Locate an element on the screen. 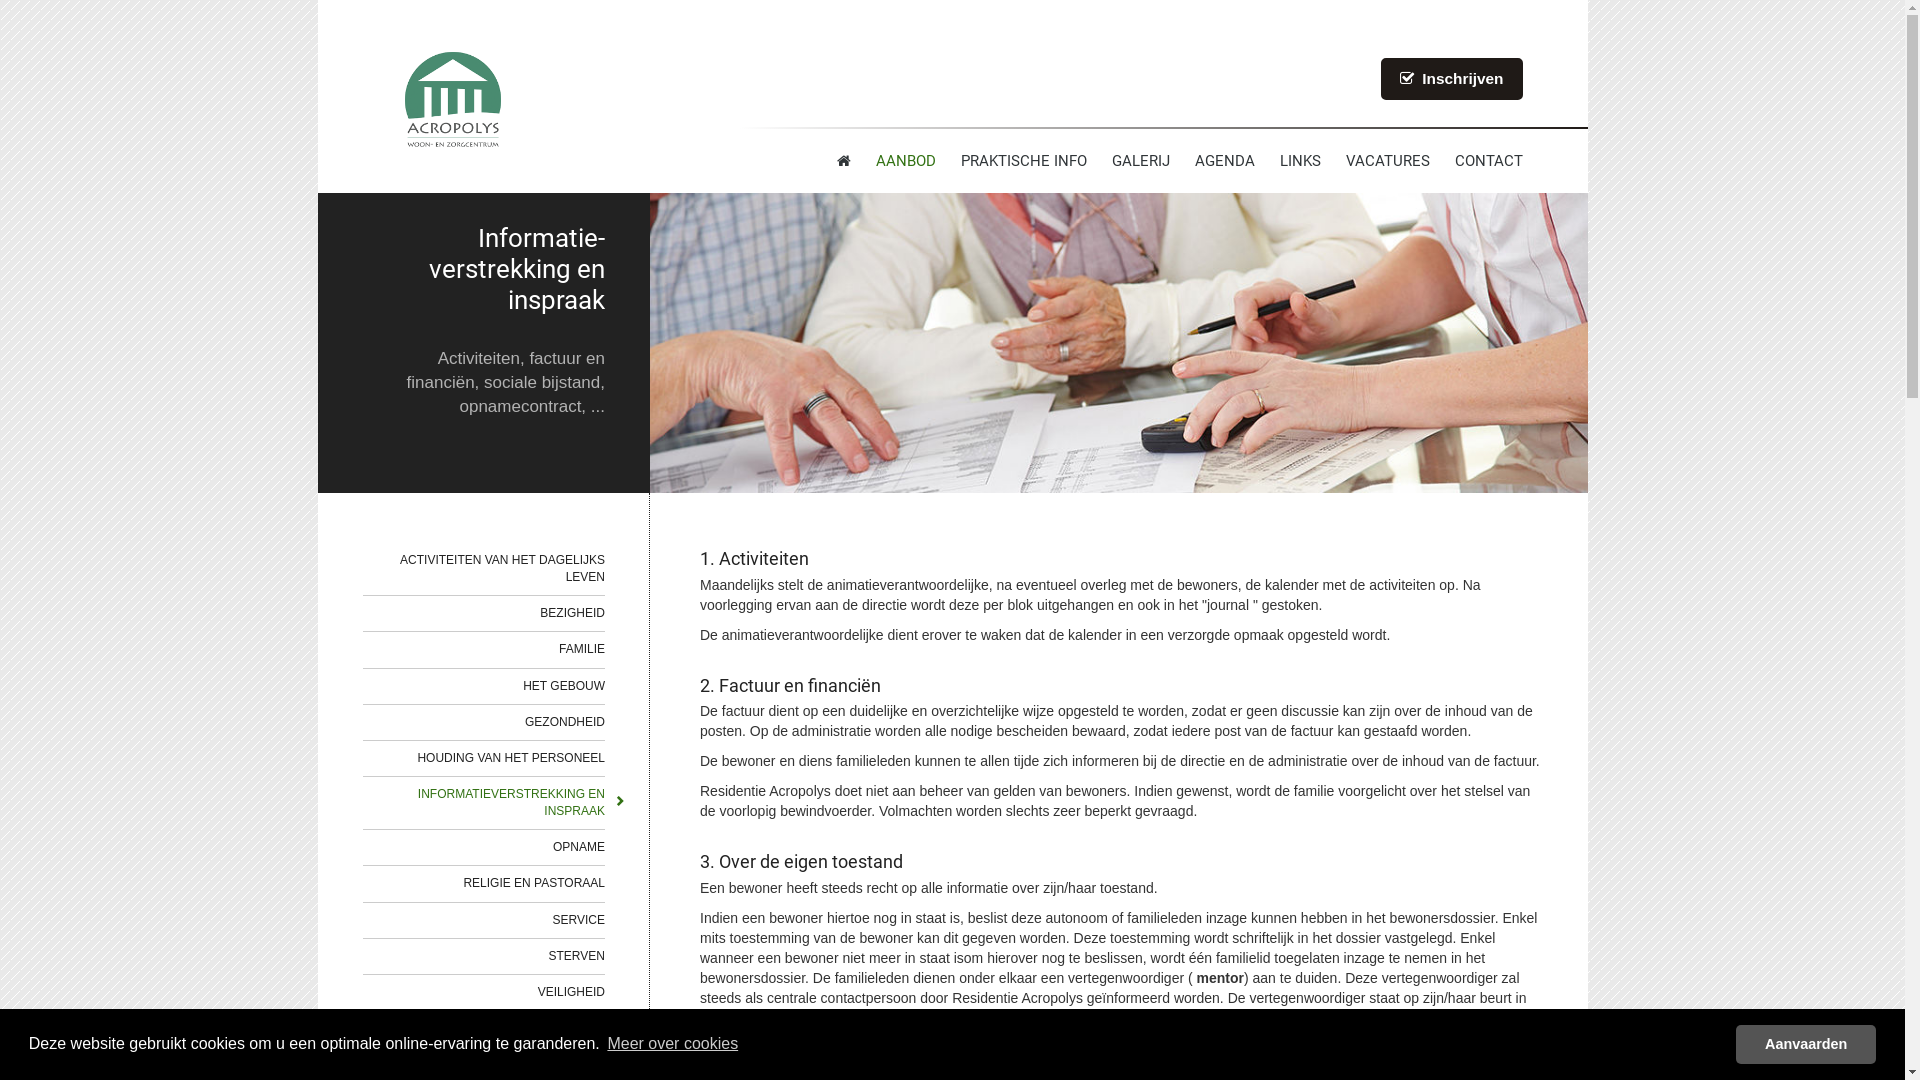 Image resolution: width=1920 pixels, height=1080 pixels. 'BEZIGHEID' is located at coordinates (483, 612).